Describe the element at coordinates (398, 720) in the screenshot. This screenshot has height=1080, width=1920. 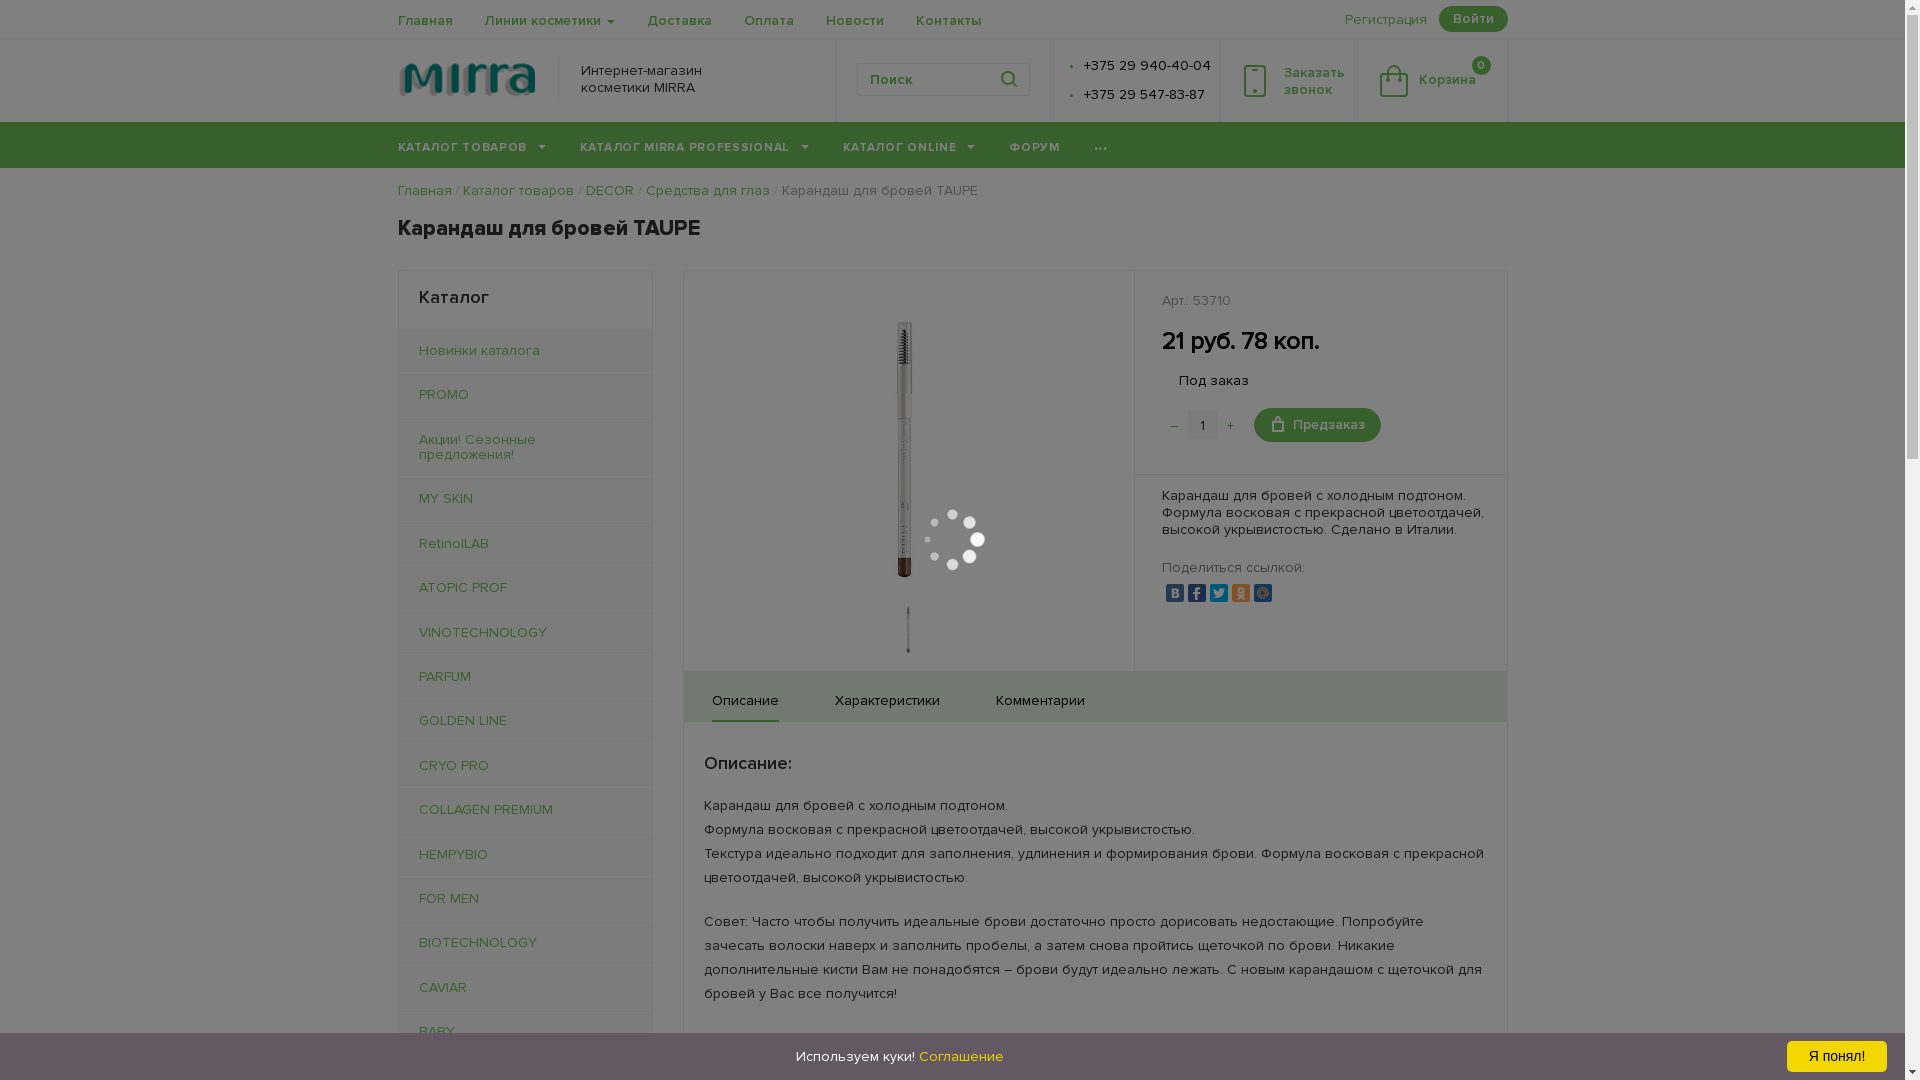
I see `'GOLDEN LINE'` at that location.